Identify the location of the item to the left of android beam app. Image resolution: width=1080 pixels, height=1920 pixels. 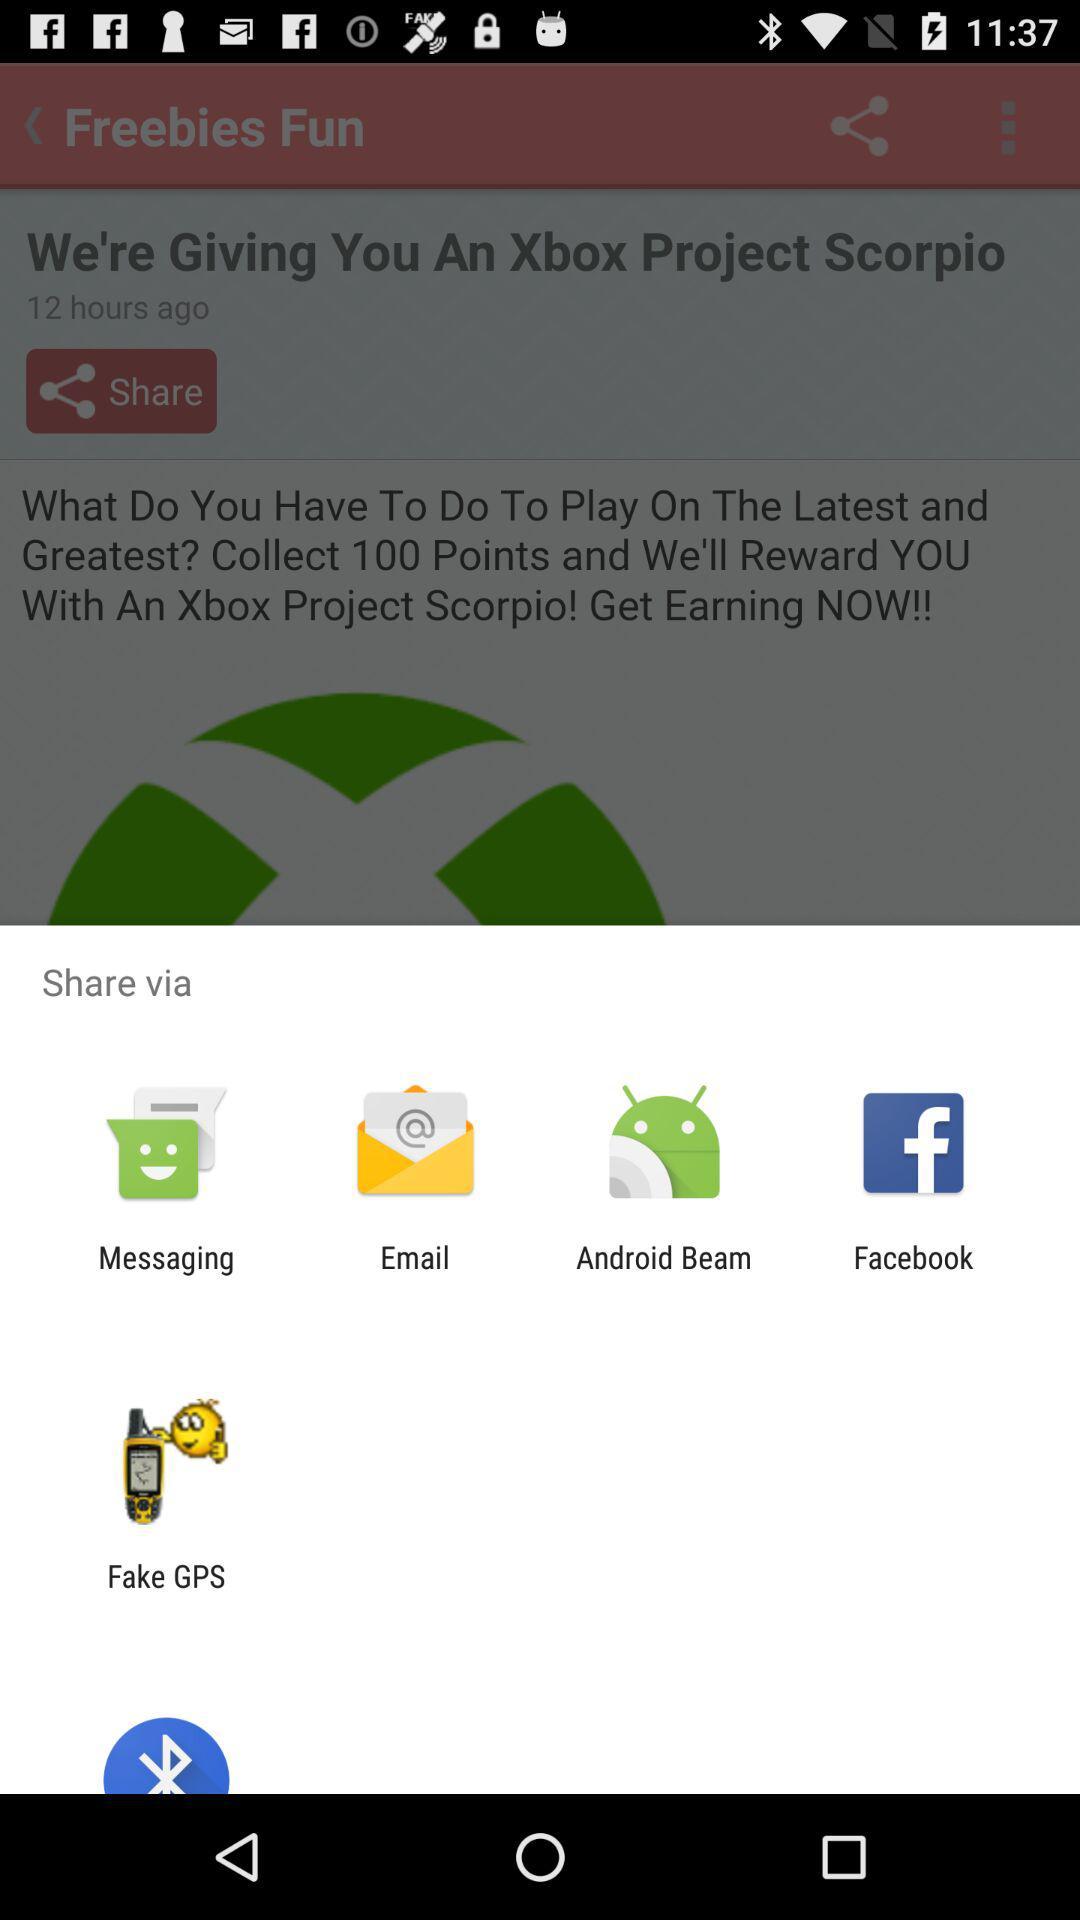
(414, 1274).